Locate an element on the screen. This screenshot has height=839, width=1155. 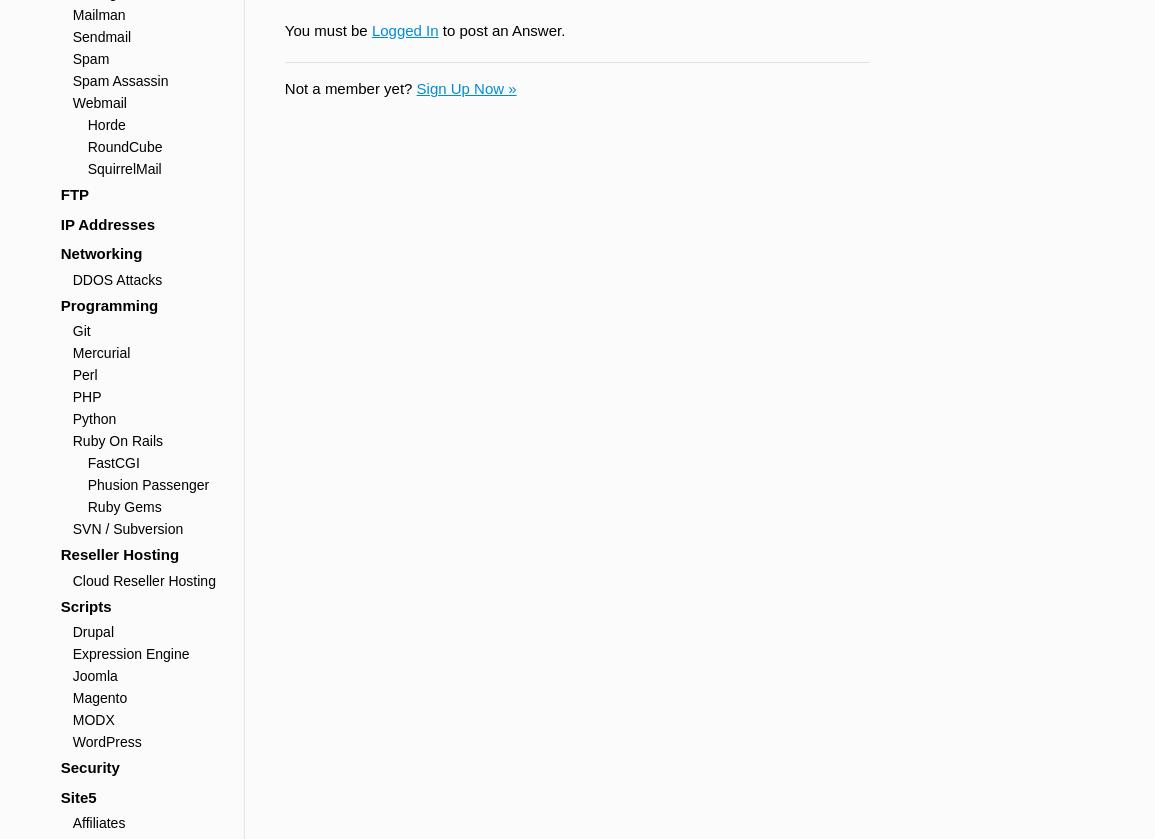
'Python' is located at coordinates (94, 418).